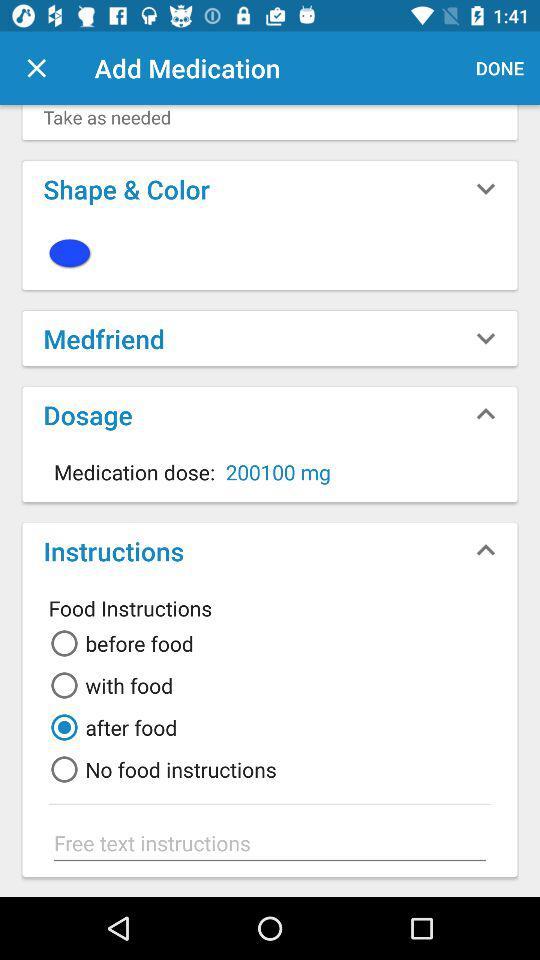 Image resolution: width=540 pixels, height=960 pixels. What do you see at coordinates (118, 642) in the screenshot?
I see `the before food` at bounding box center [118, 642].